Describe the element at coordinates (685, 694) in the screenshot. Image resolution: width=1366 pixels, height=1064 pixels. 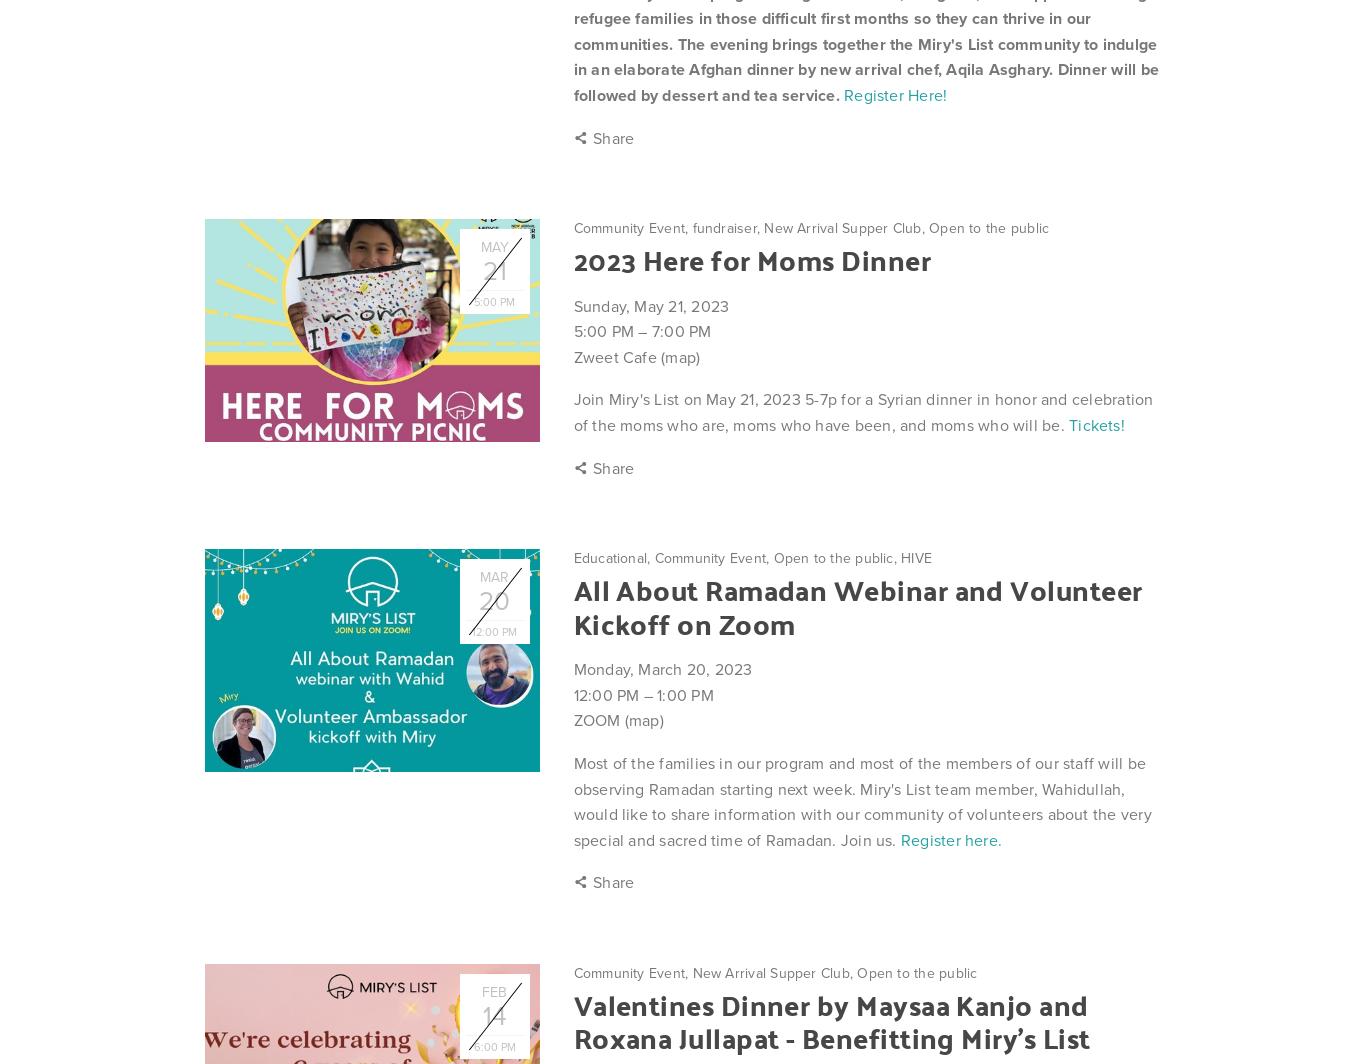
I see `'1:00 PM'` at that location.